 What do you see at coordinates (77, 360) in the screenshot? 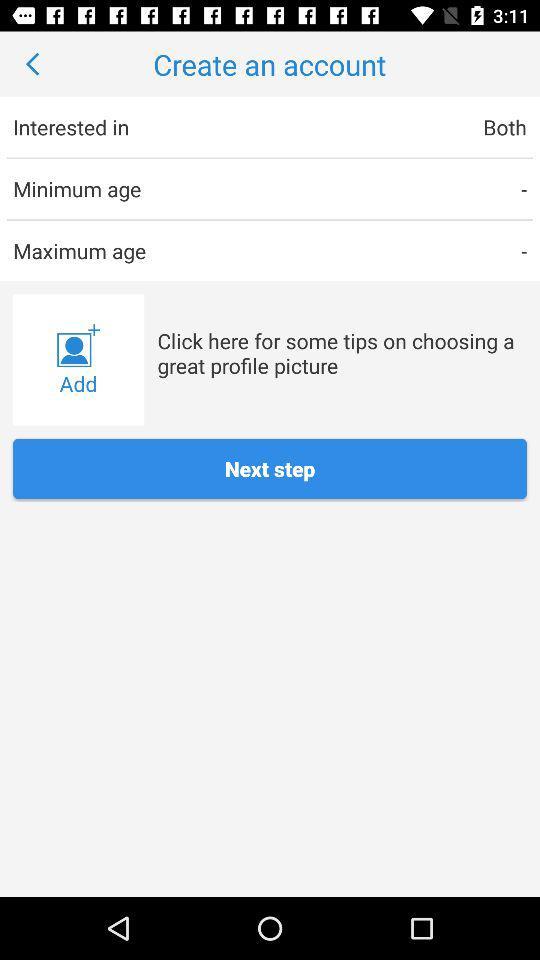
I see `the icon above next step` at bounding box center [77, 360].